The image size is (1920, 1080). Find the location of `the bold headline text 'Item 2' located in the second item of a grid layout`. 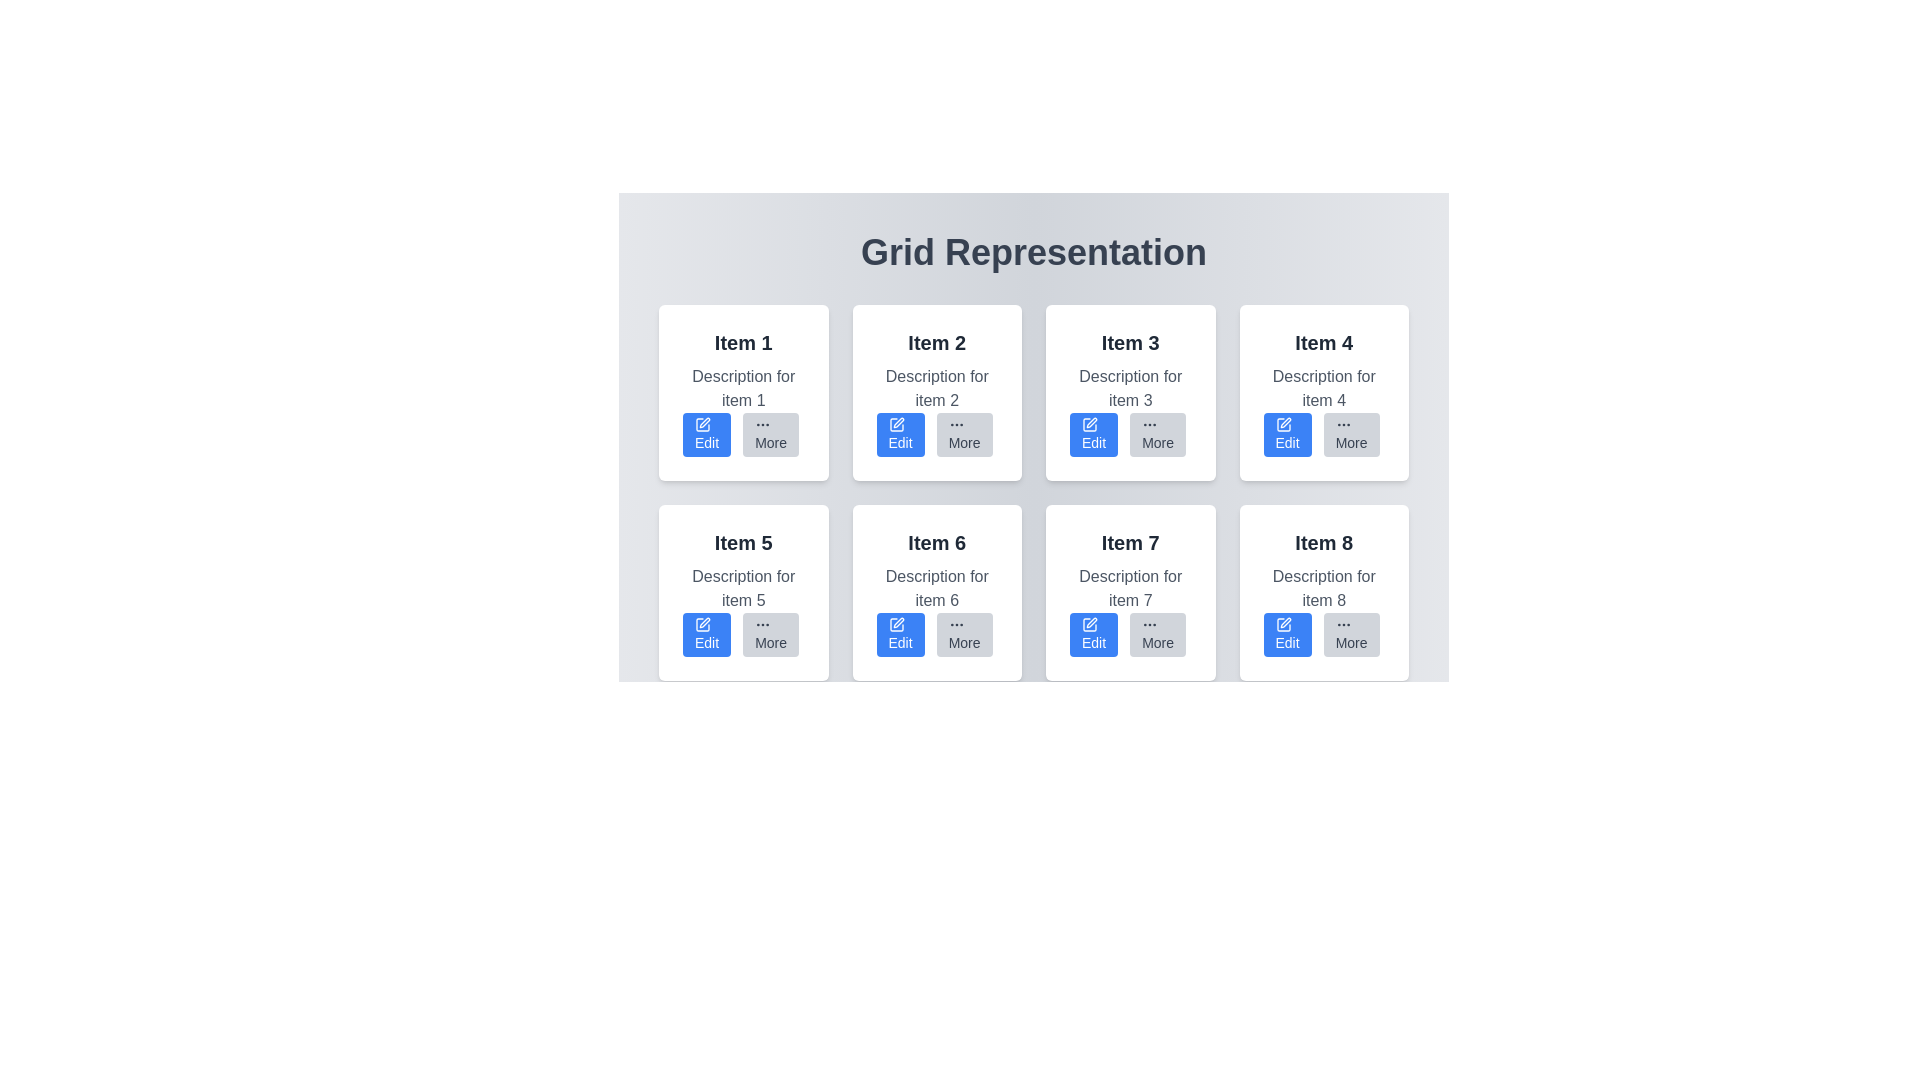

the bold headline text 'Item 2' located in the second item of a grid layout is located at coordinates (936, 342).